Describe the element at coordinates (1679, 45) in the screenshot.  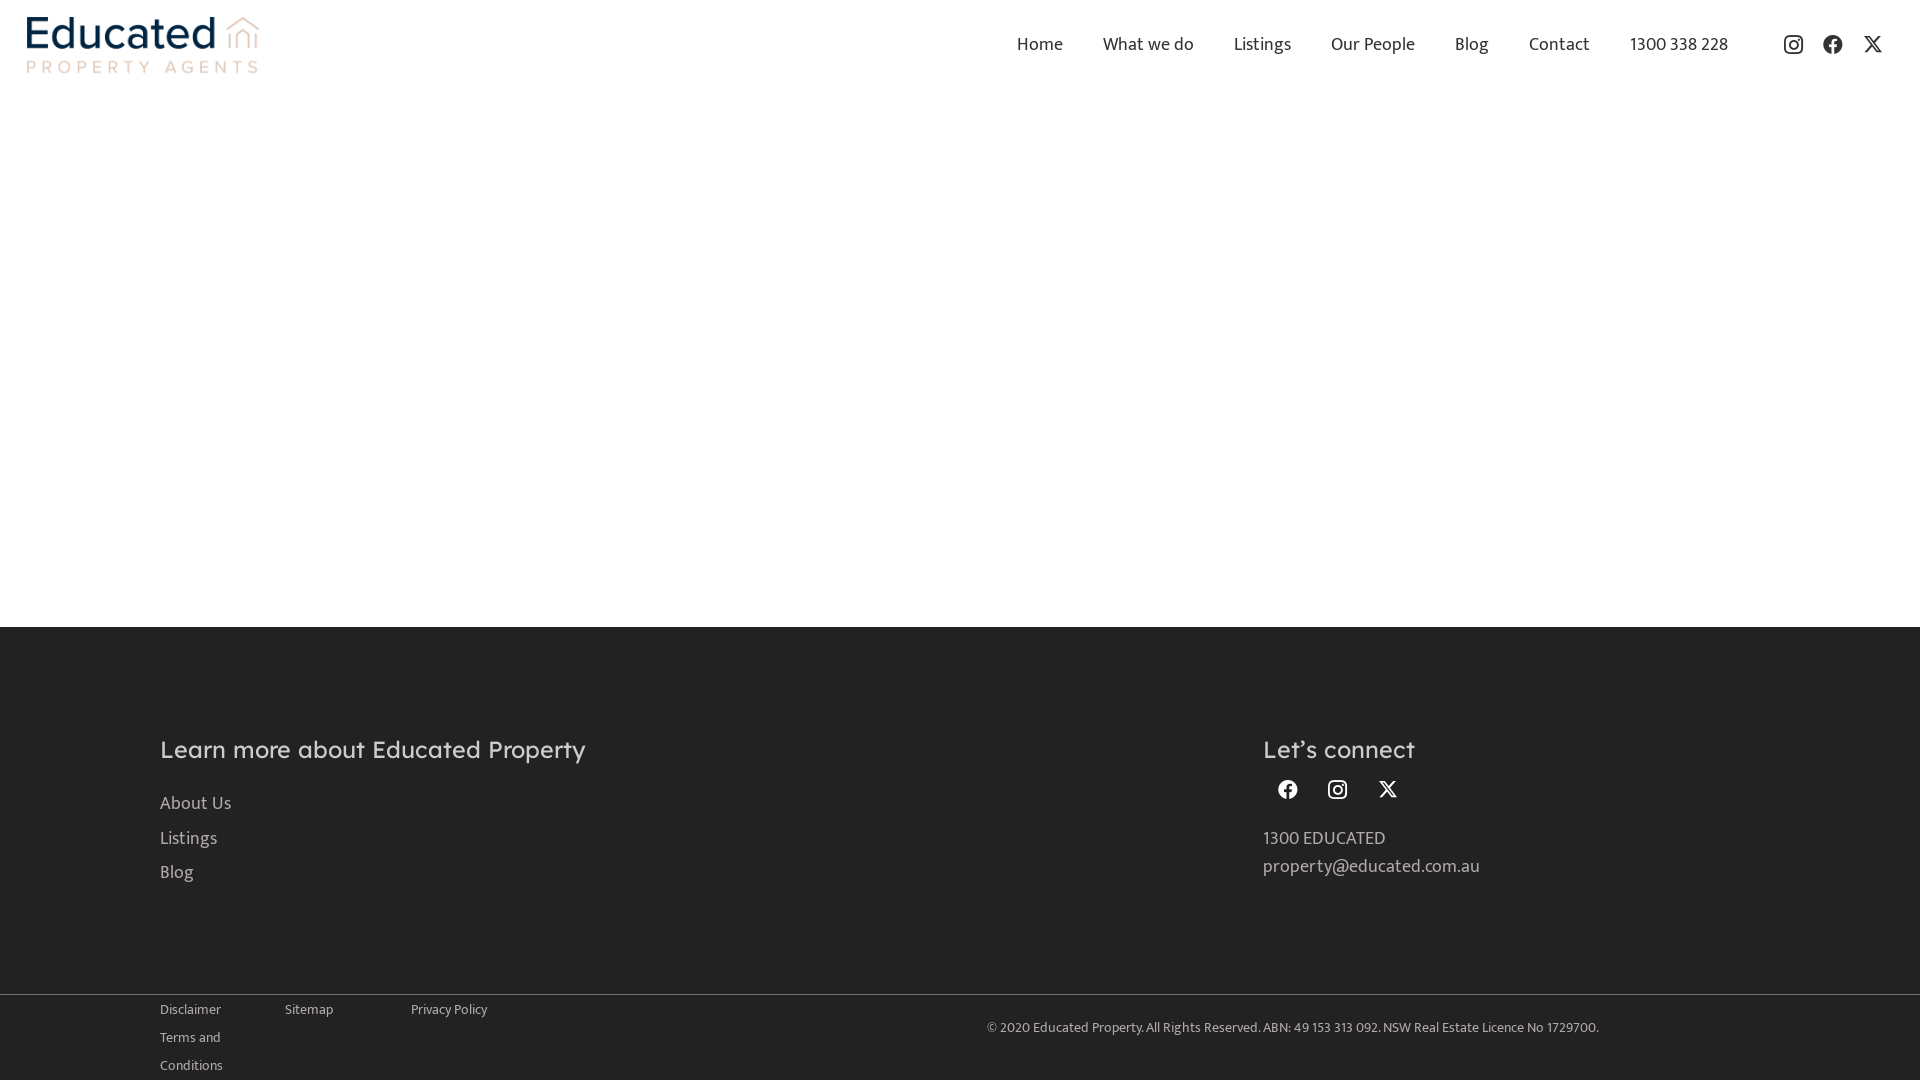
I see `'1300 338 228'` at that location.